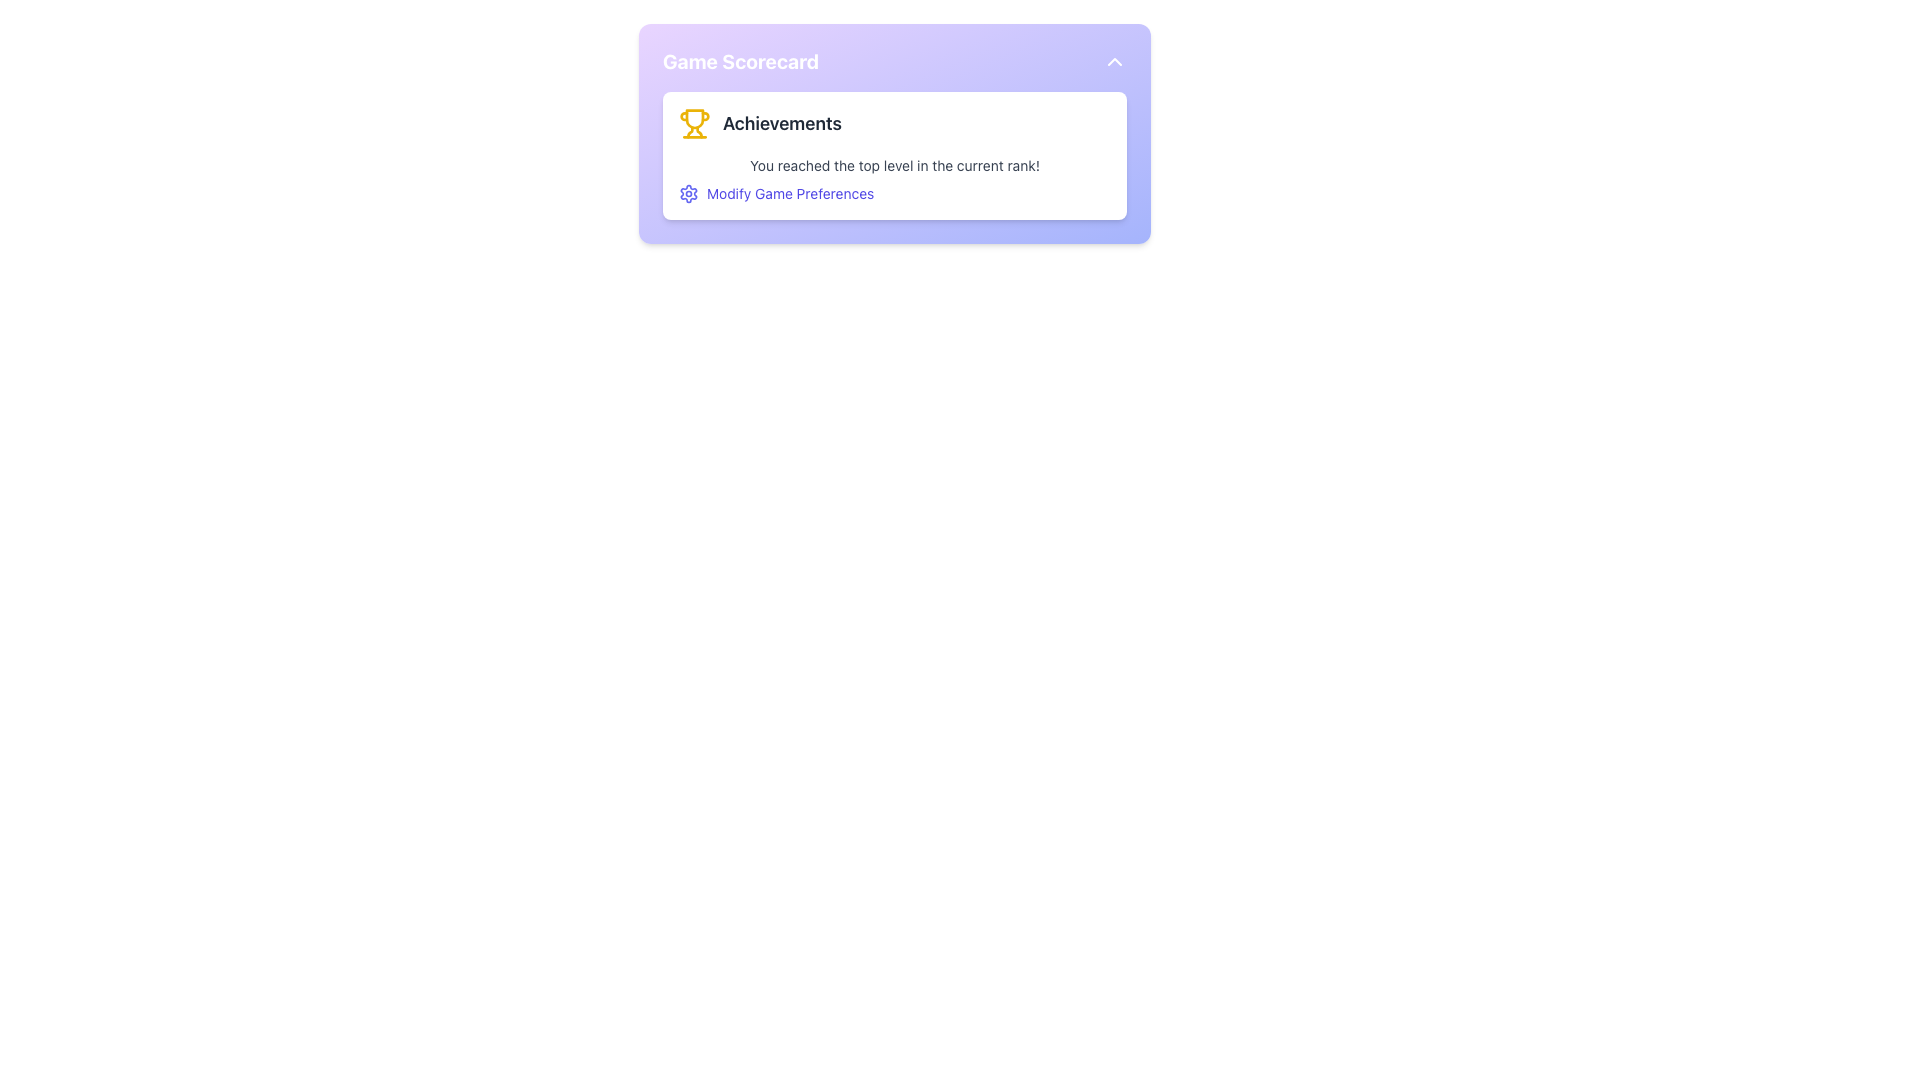 The image size is (1920, 1080). Describe the element at coordinates (893, 164) in the screenshot. I see `the static text that says 'You reached the top level in the current rank!' located under the 'Achievements' heading on a purple card` at that location.